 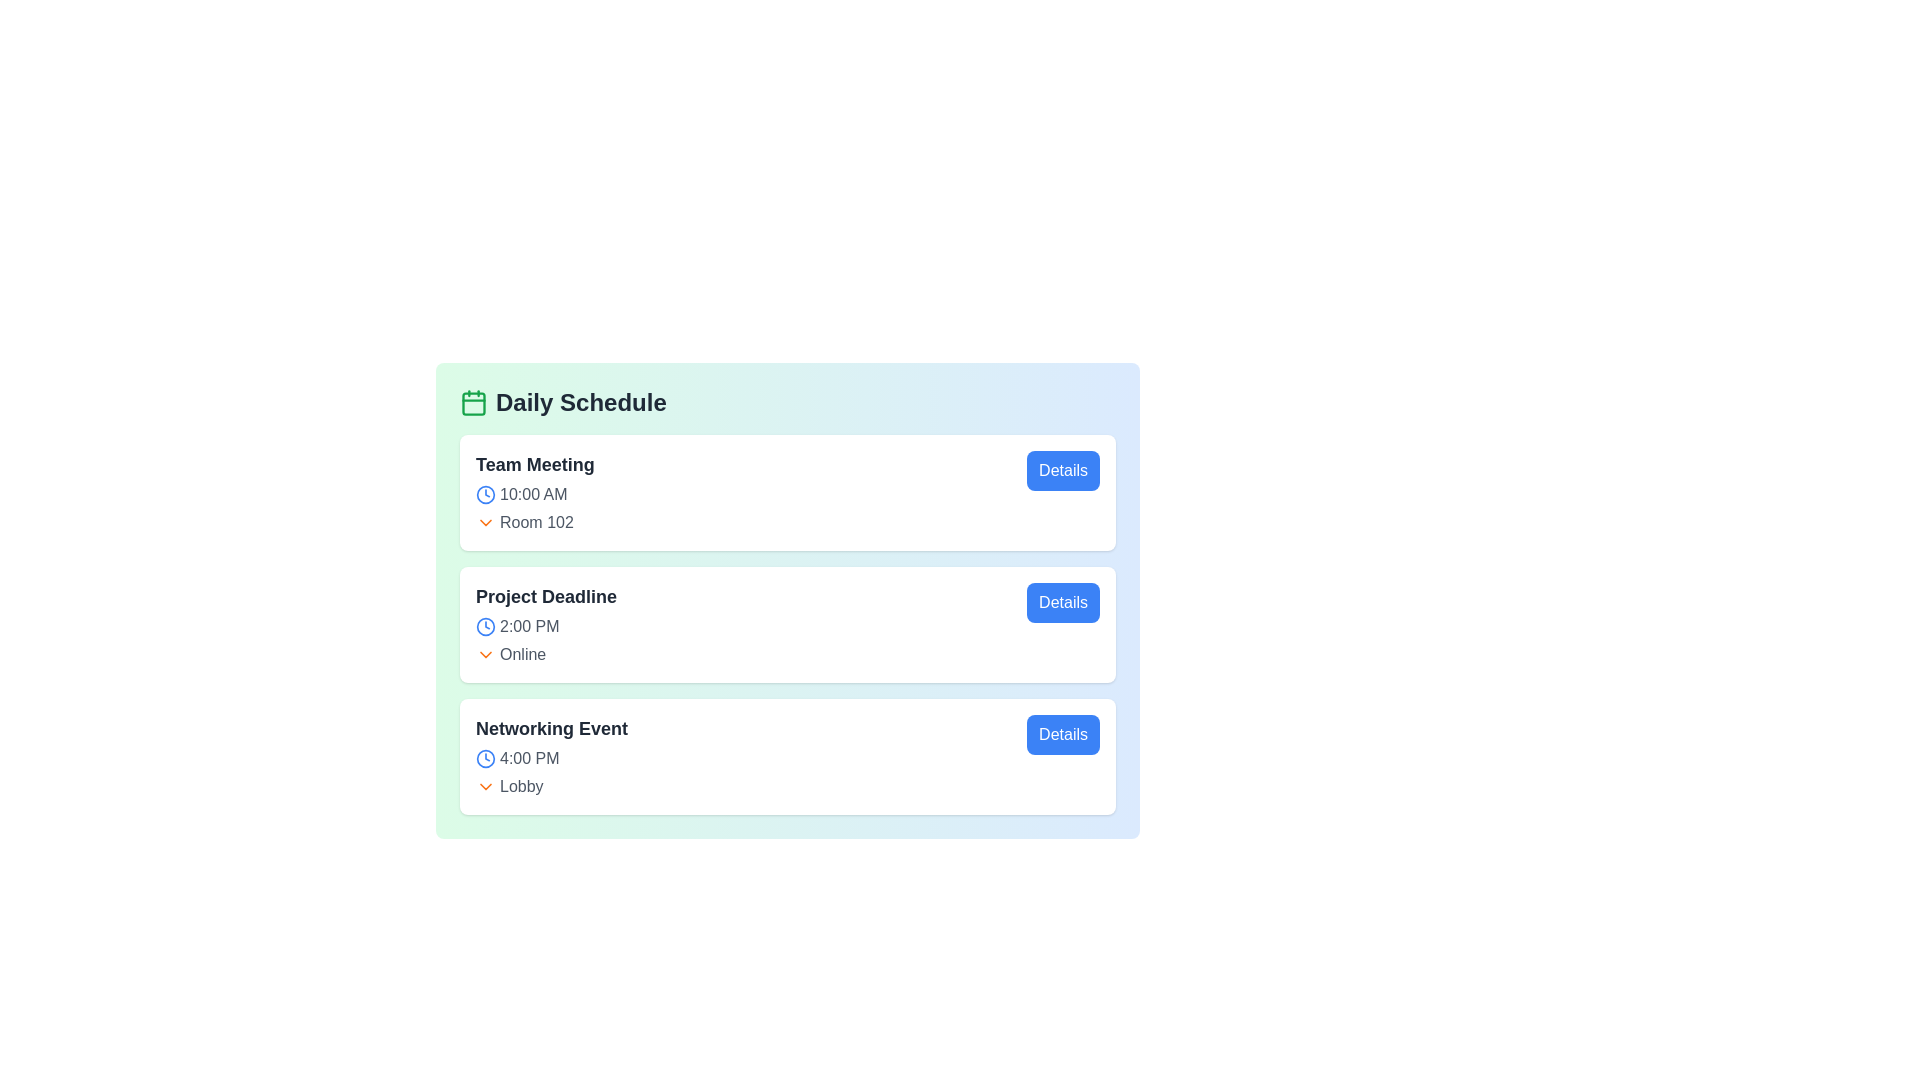 I want to click on the text label indicating '4:00 PM' for the 'Networking Event' in the schedule interface, so click(x=529, y=759).